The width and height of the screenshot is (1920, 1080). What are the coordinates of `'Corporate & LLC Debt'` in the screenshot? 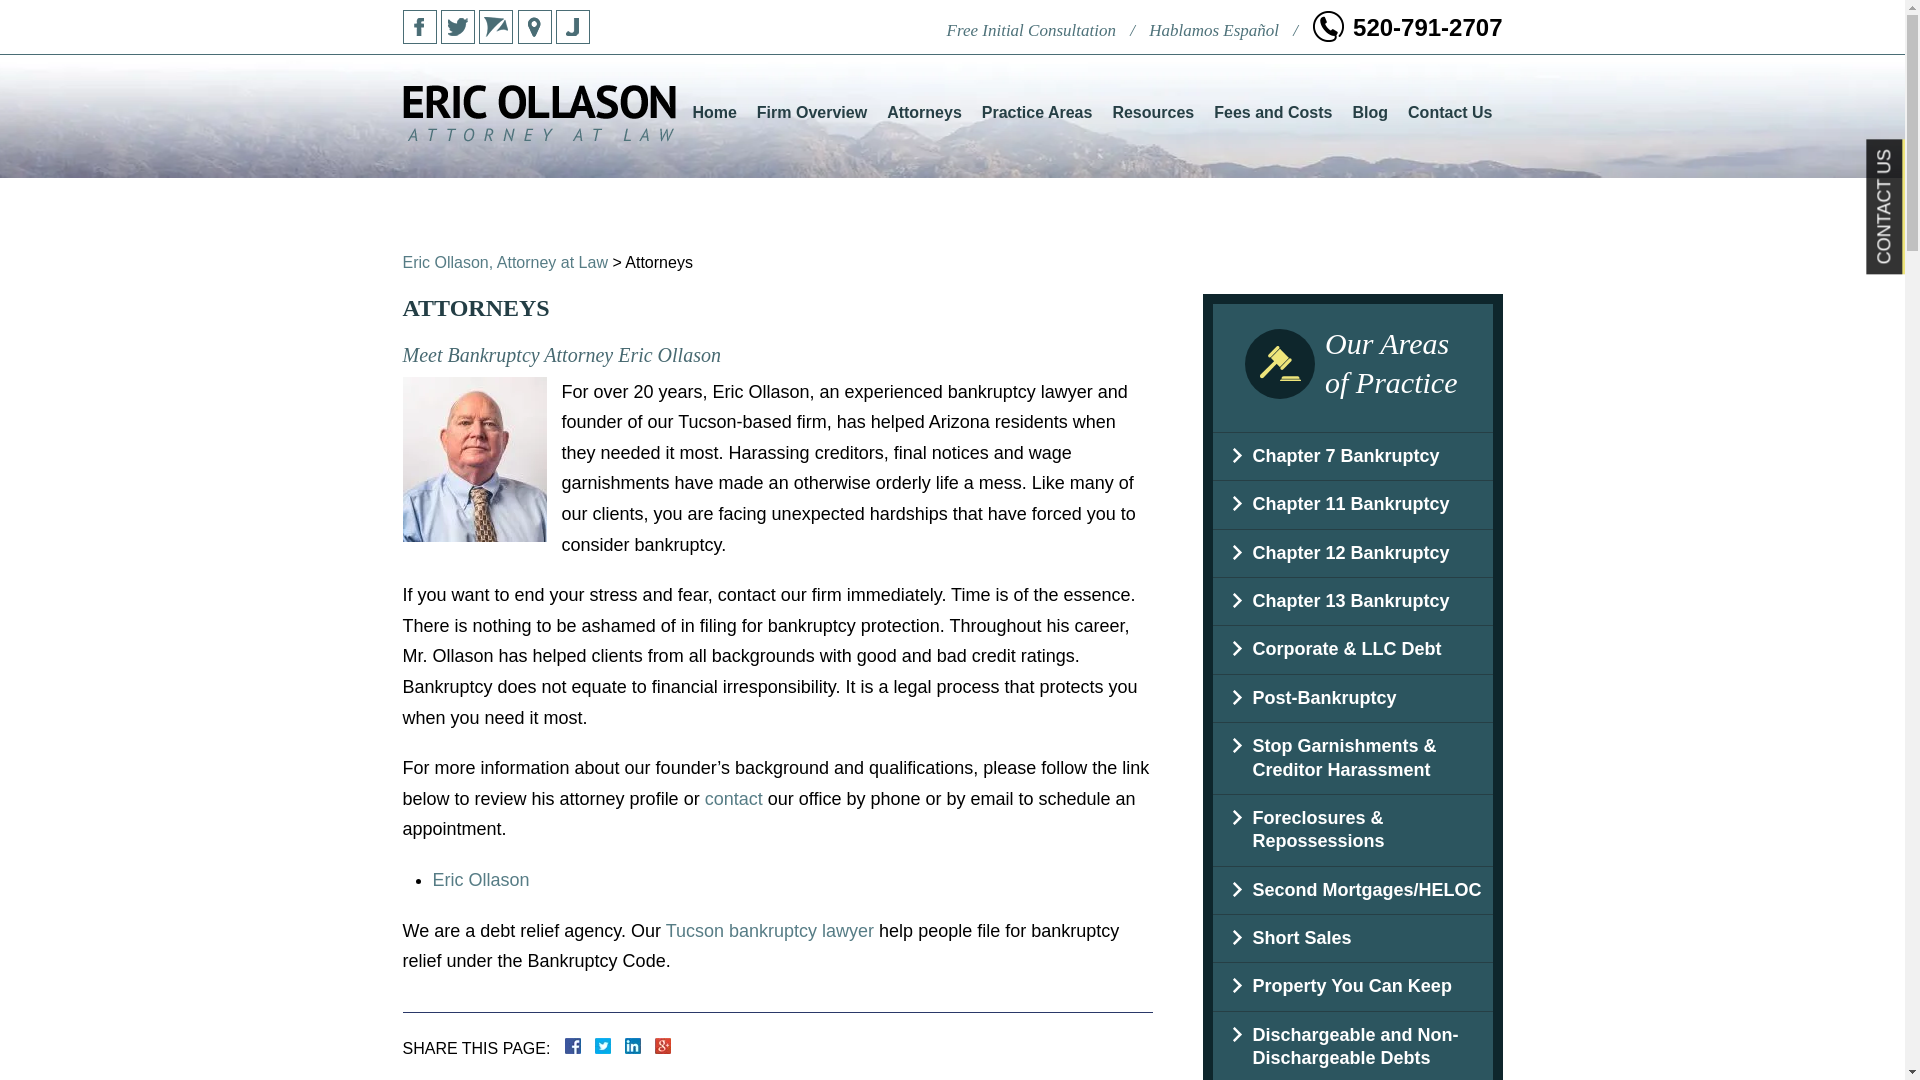 It's located at (1352, 649).